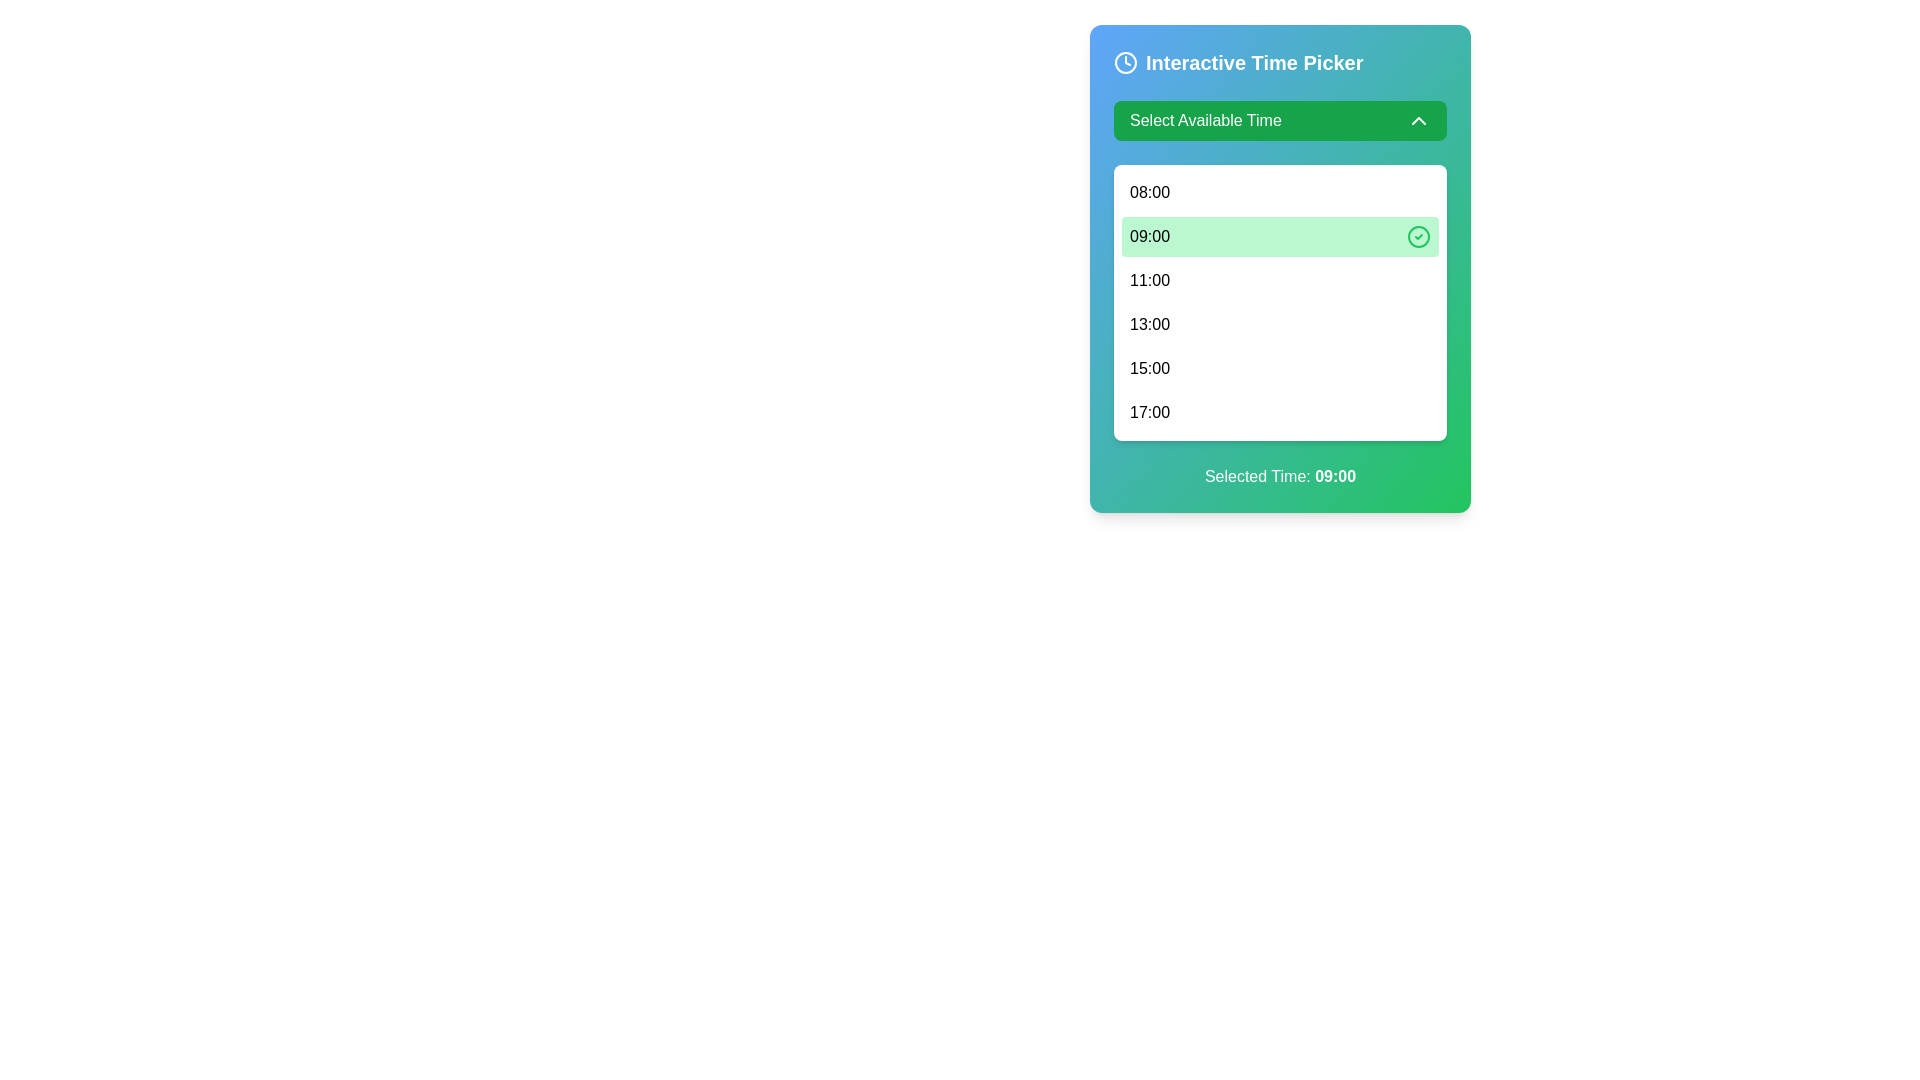 This screenshot has height=1080, width=1920. What do you see at coordinates (1150, 281) in the screenshot?
I see `the selectable time option text label representing '11:00', which is the third item in the dropdown list, to trigger a tooltip or highlight effect` at bounding box center [1150, 281].